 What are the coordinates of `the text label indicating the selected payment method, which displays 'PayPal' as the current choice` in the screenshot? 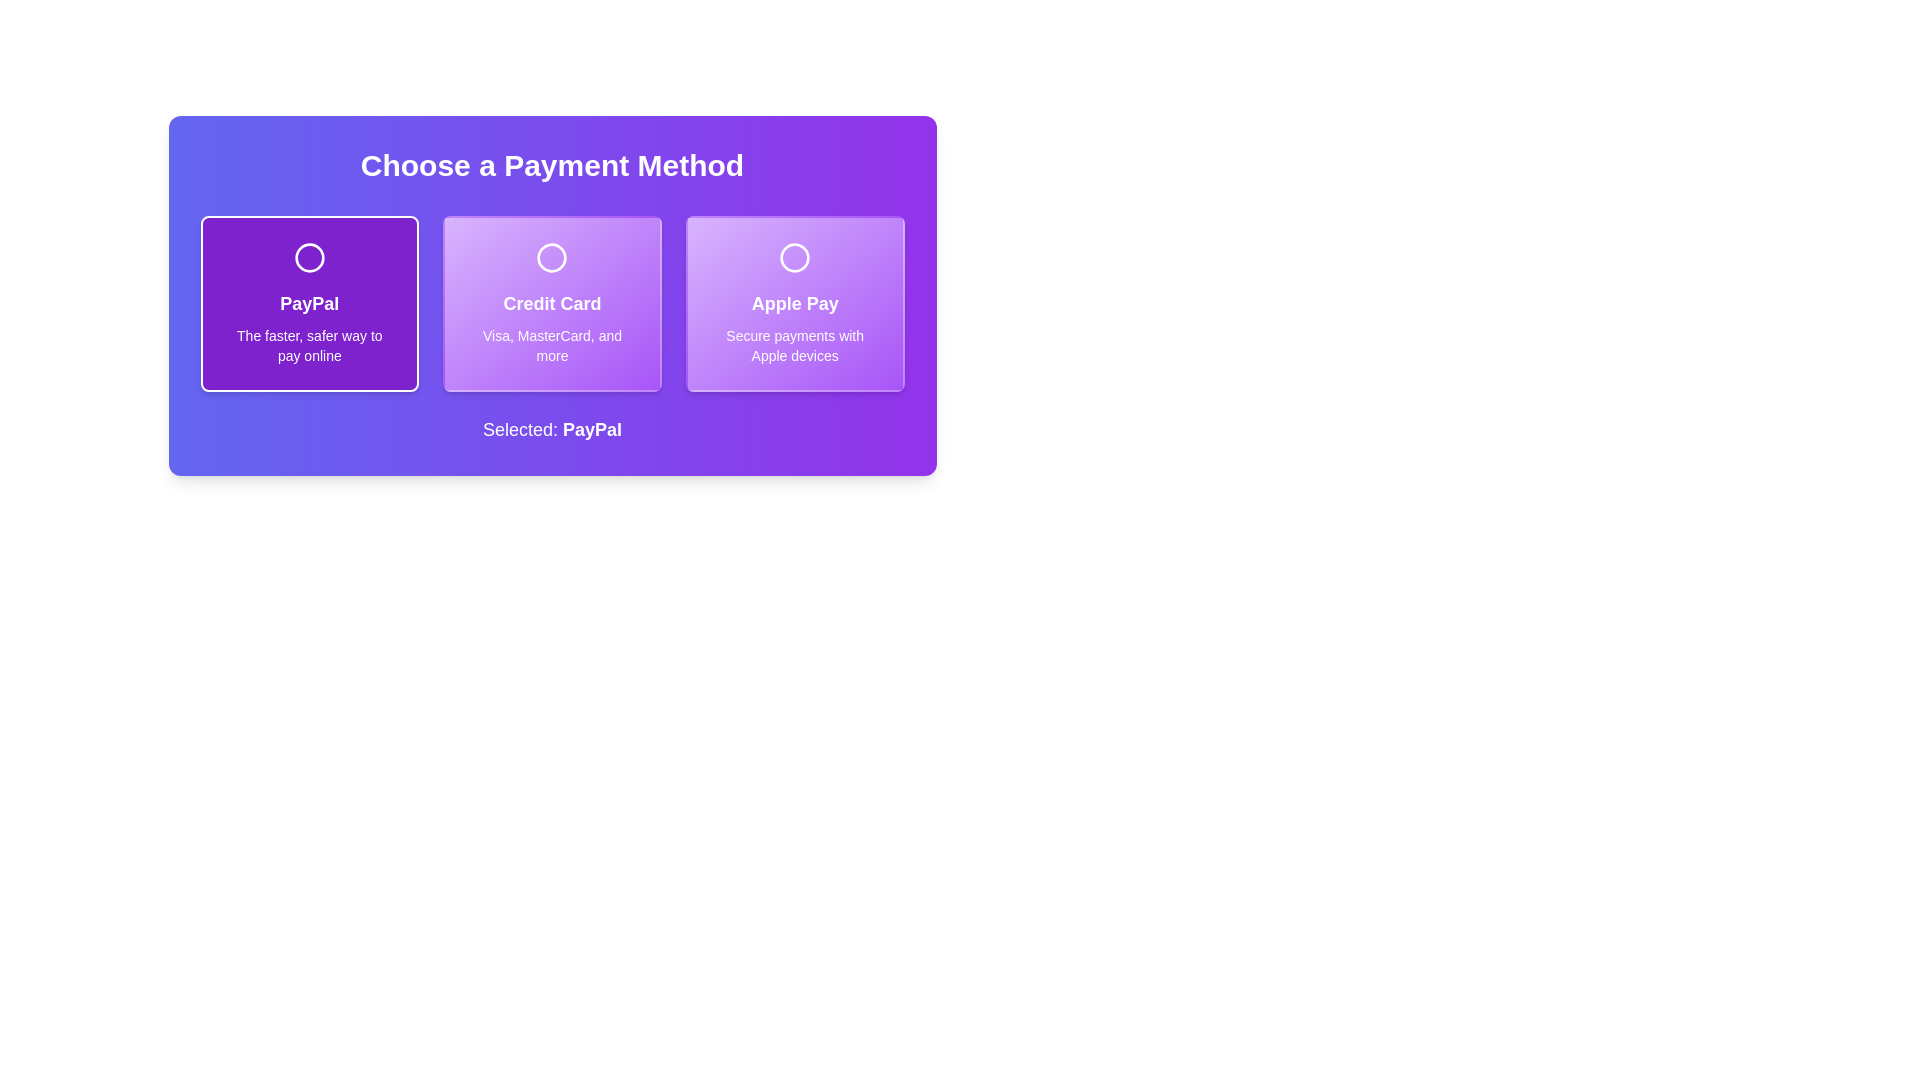 It's located at (591, 428).